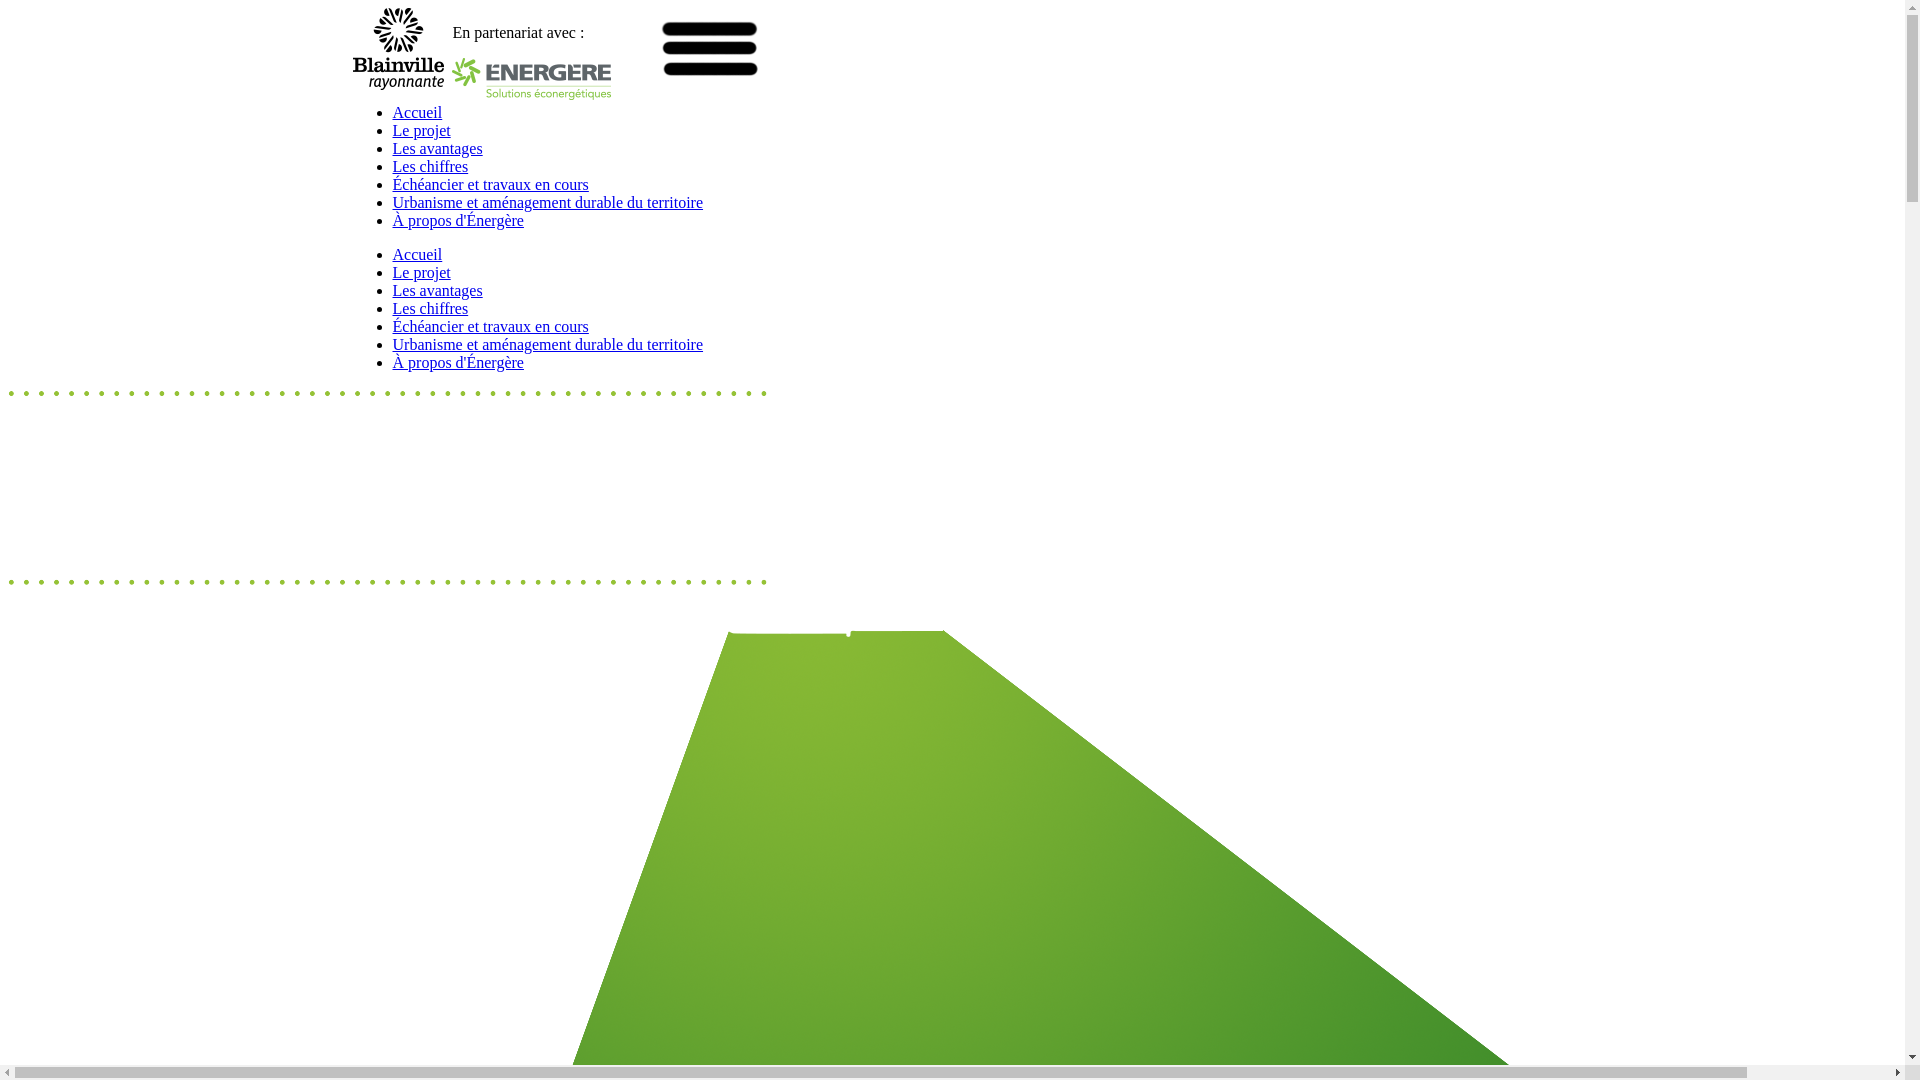 The image size is (1920, 1080). I want to click on 'Les chiffres', so click(429, 165).